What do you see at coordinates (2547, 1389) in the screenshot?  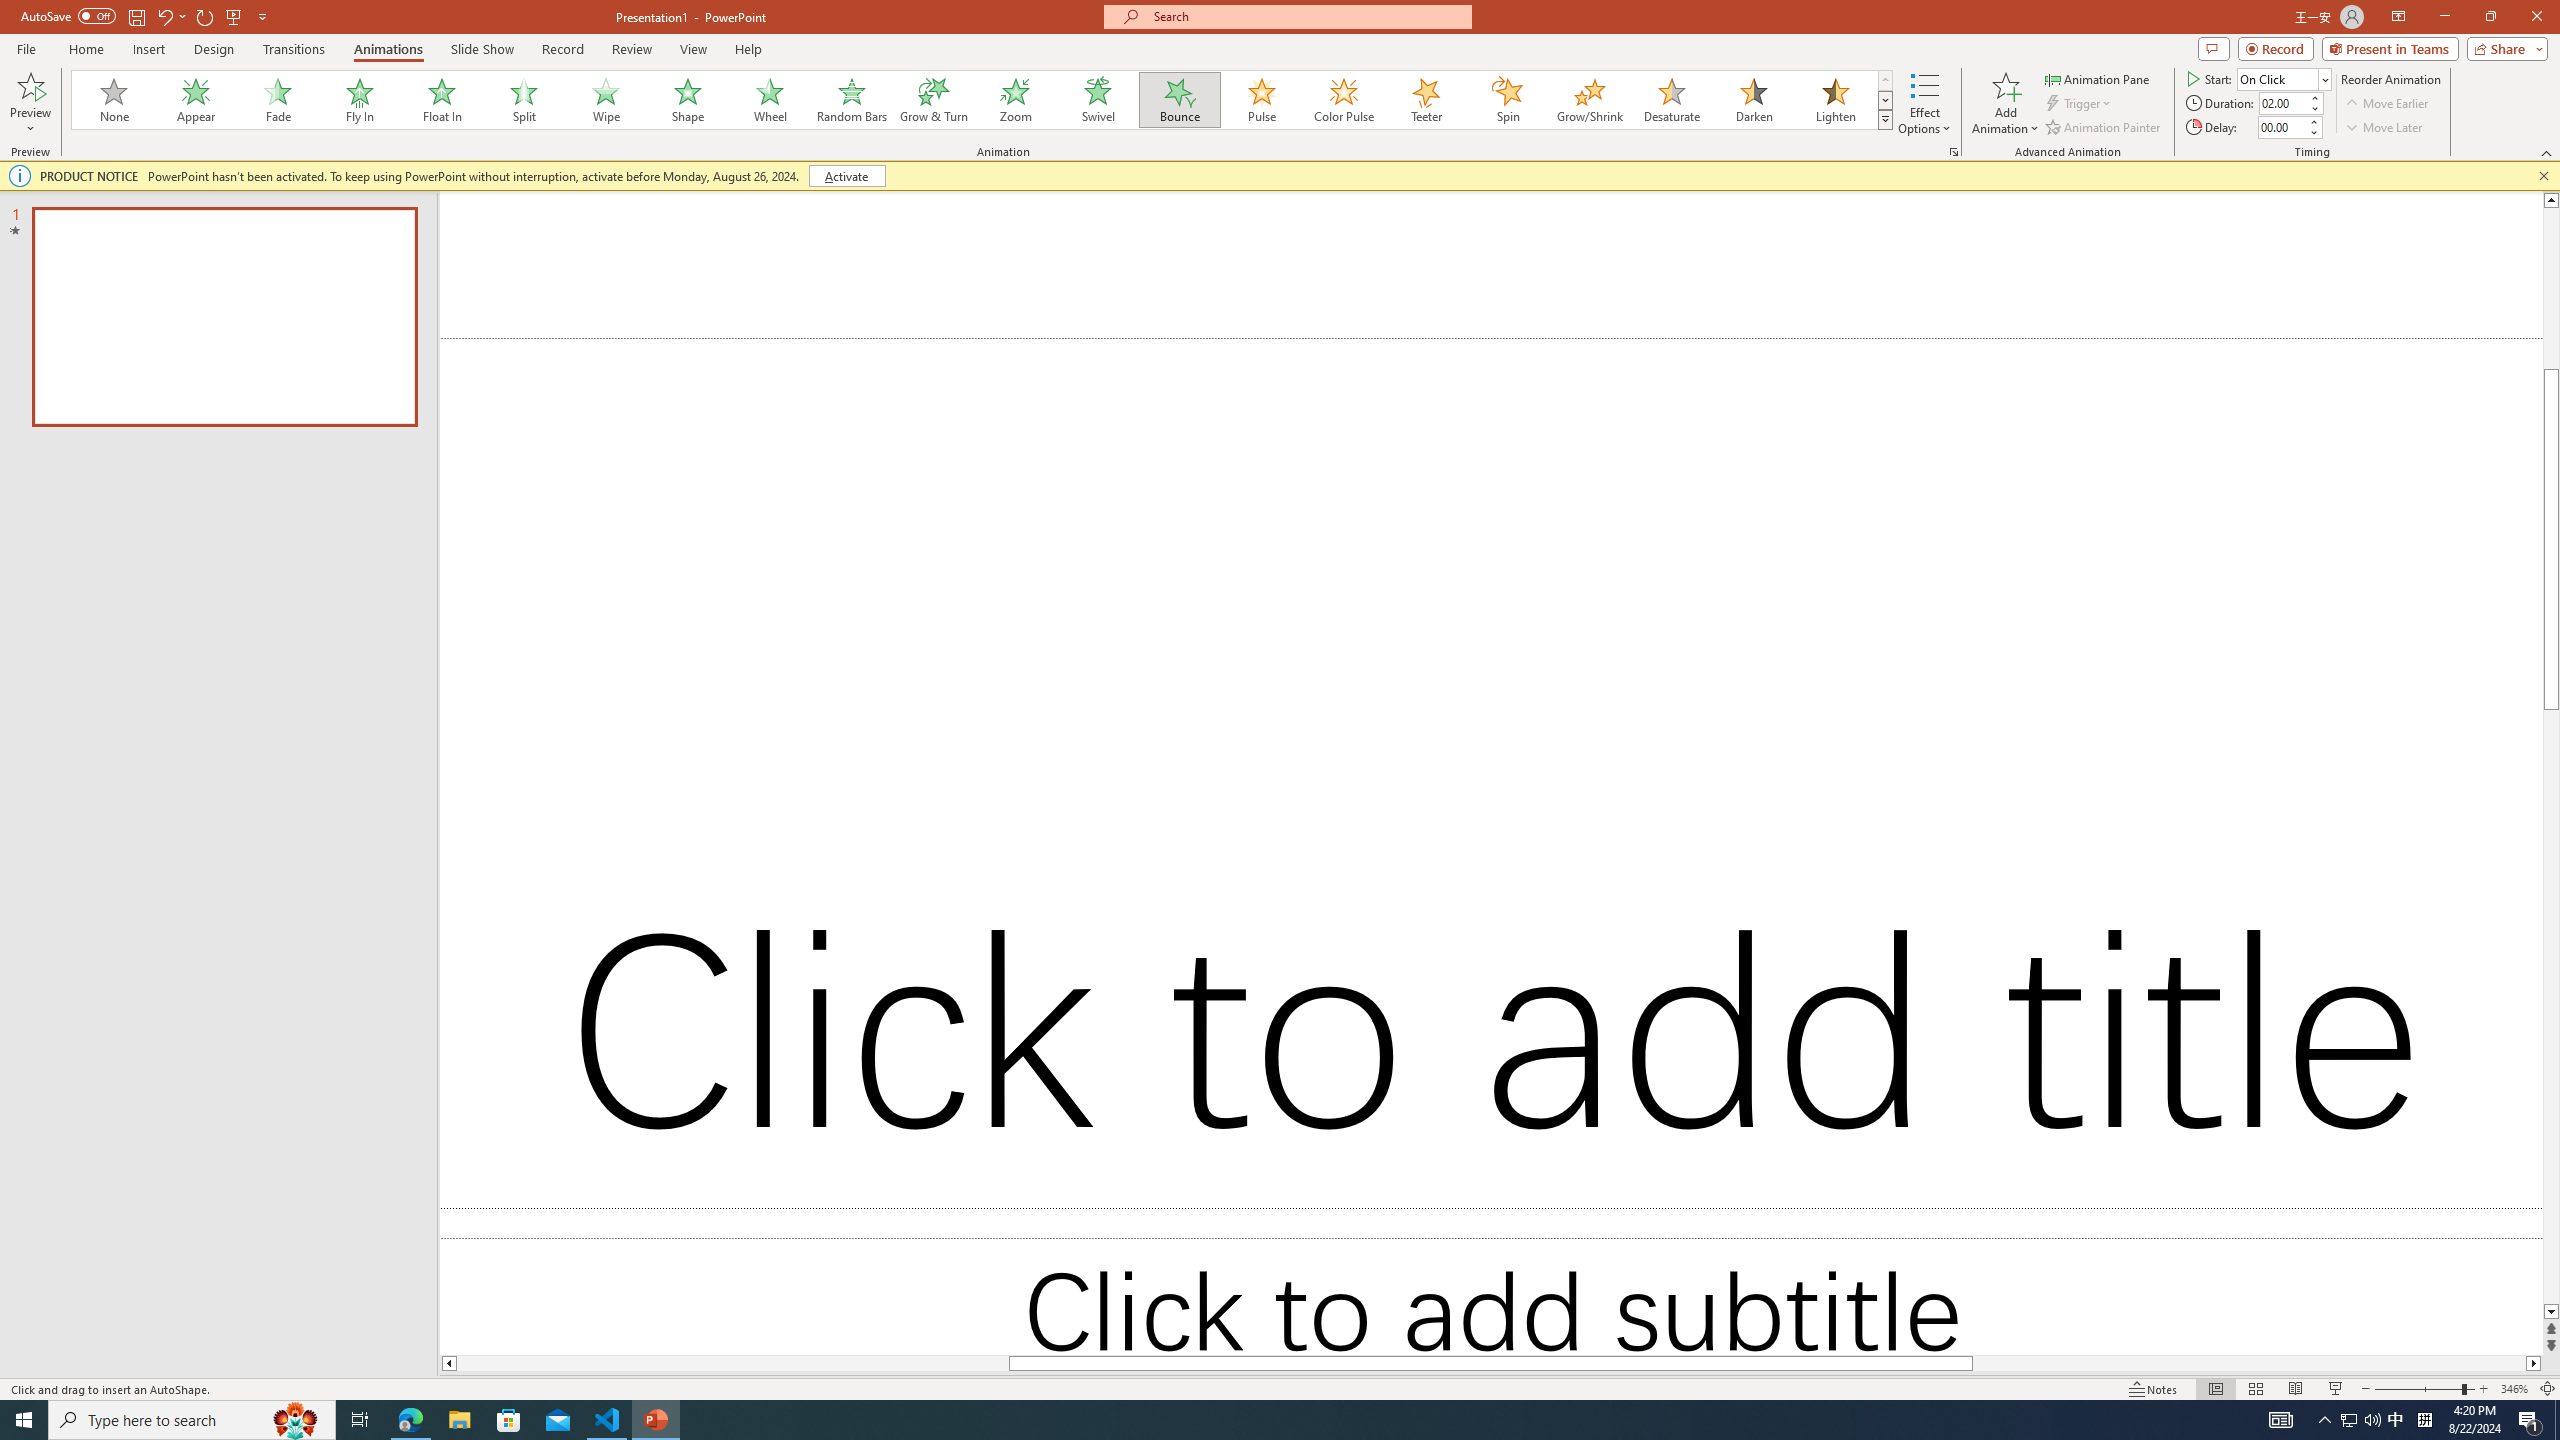 I see `'Zoom to Fit '` at bounding box center [2547, 1389].